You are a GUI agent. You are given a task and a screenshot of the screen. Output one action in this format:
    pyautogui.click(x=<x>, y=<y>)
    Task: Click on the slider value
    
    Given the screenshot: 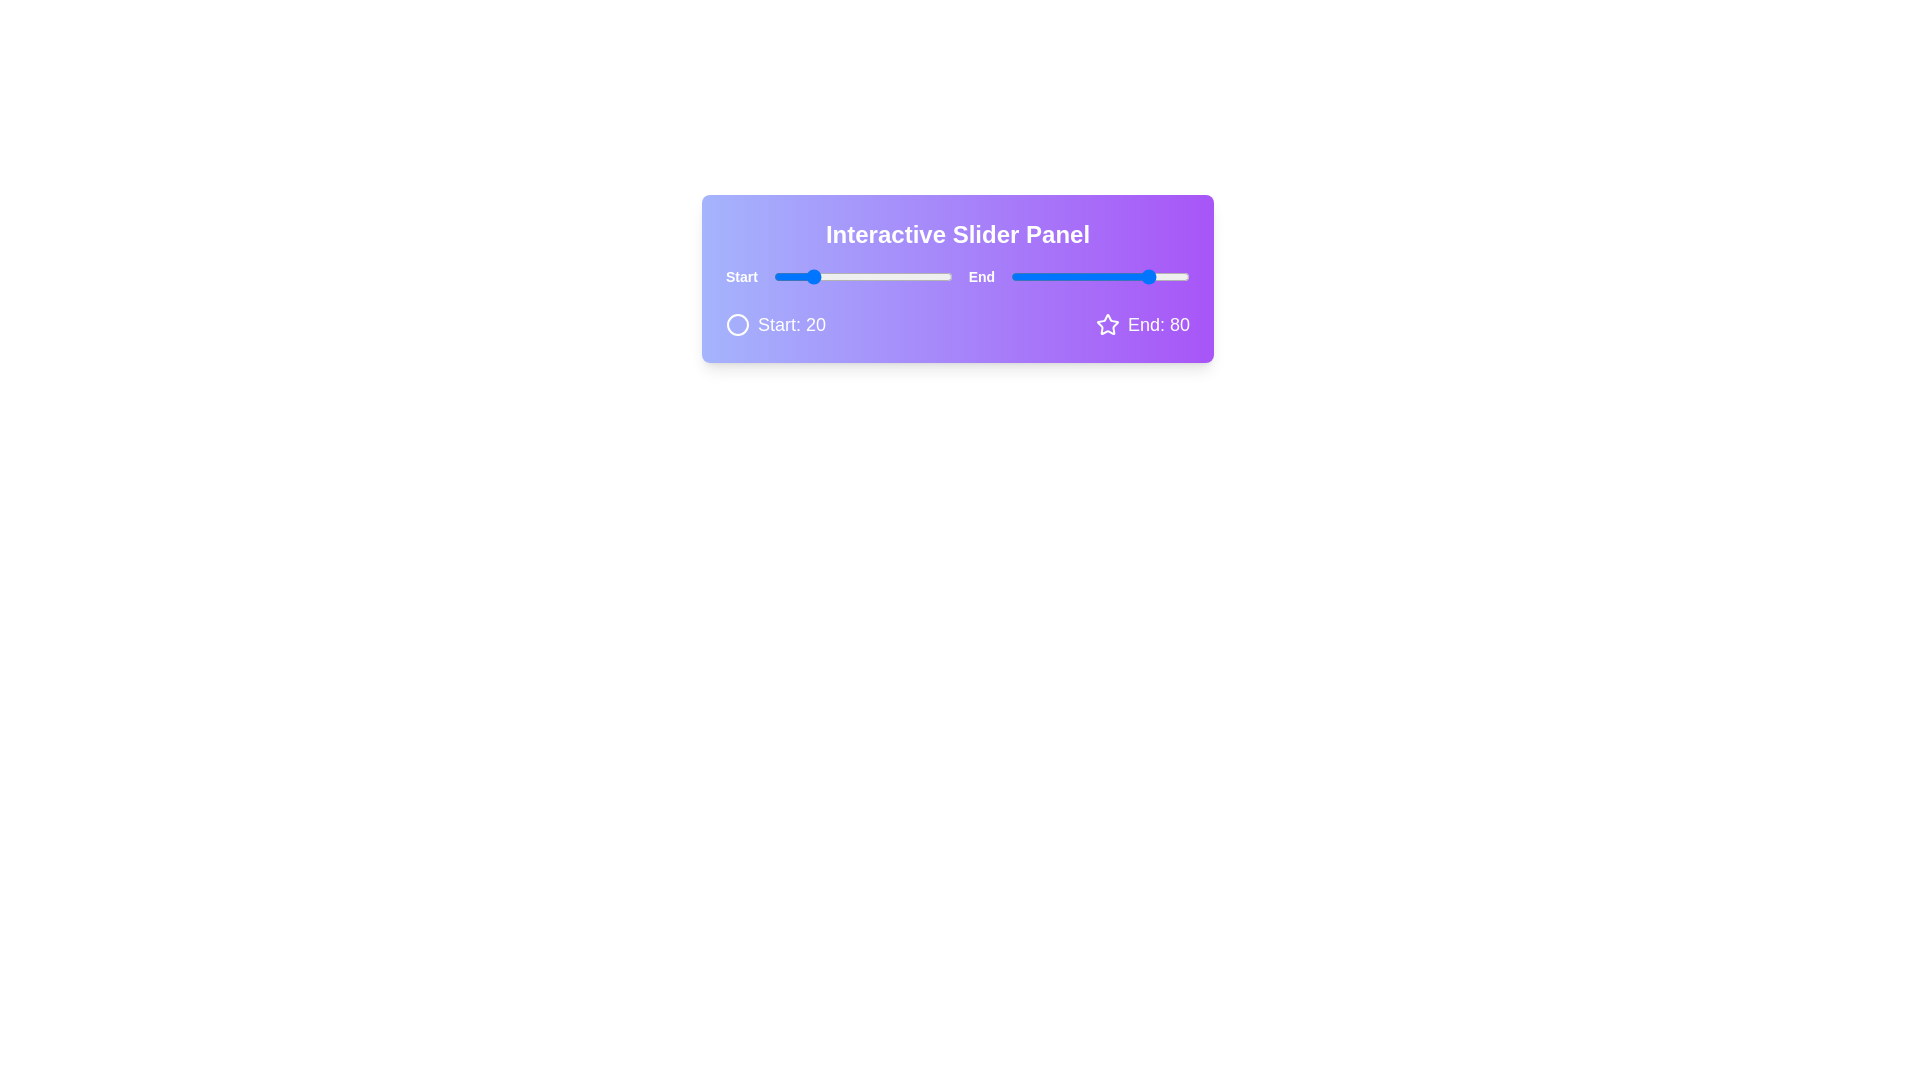 What is the action you would take?
    pyautogui.click(x=834, y=277)
    